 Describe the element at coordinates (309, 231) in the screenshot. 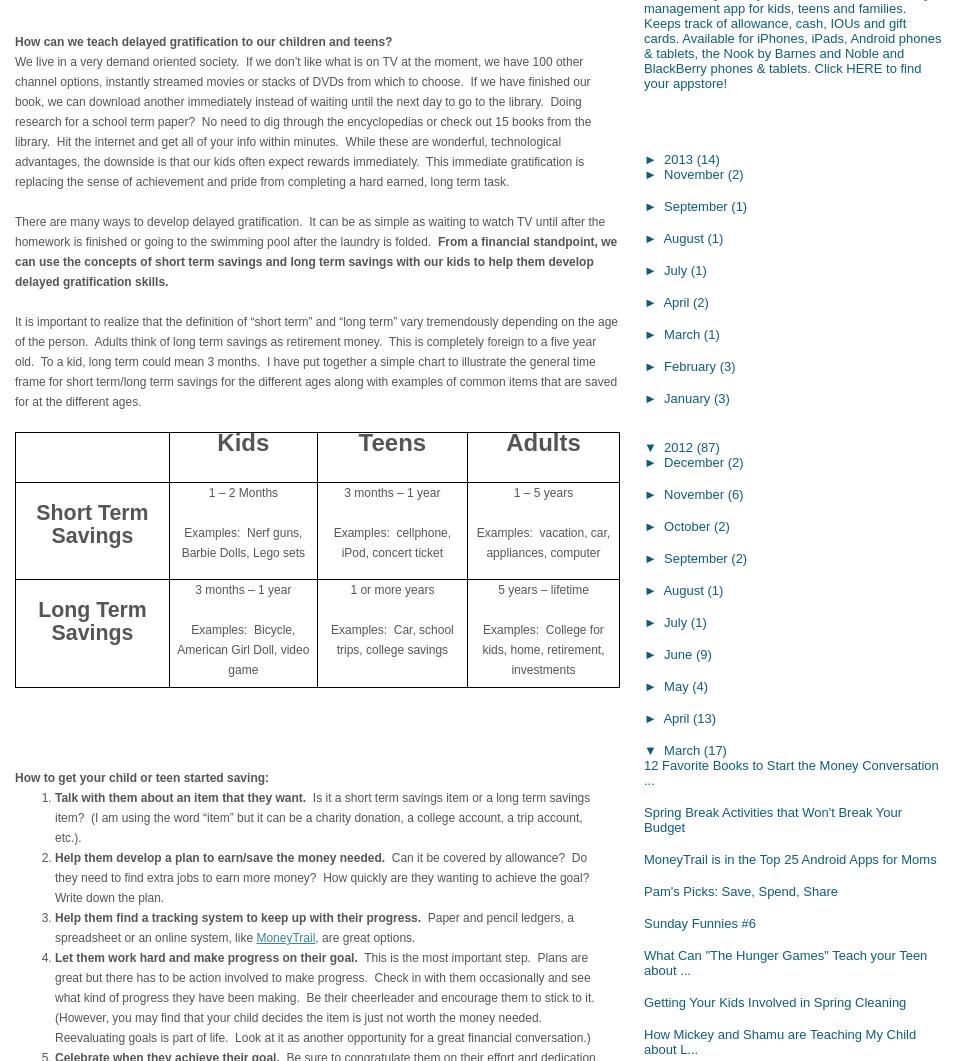

I see `'There are many ways to develop delayed
gratification.  It can be as simple as
waiting to watch TV until after the homework is finished or going to the swimming
pool after the laundry is folded.'` at that location.